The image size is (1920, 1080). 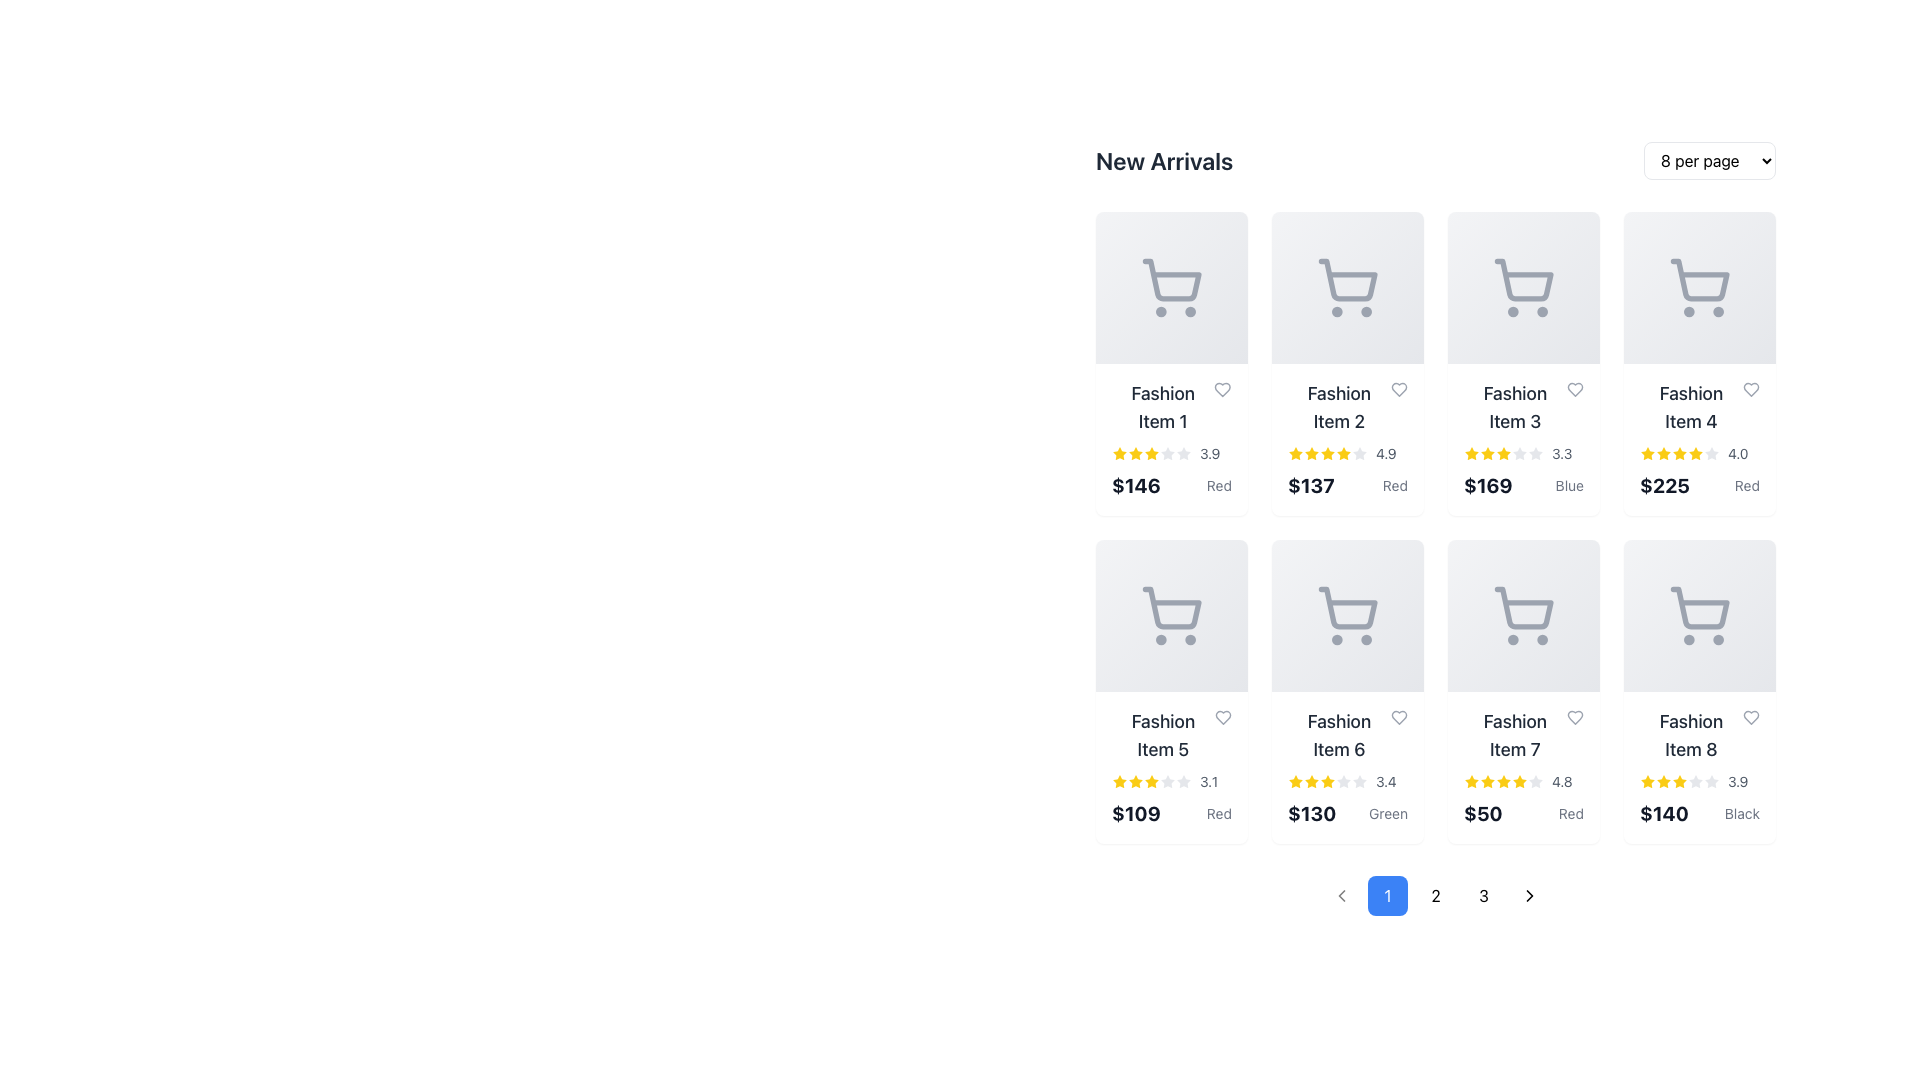 What do you see at coordinates (1118, 453) in the screenshot?
I see `the yellow rating icon located in the top-left corner of the 'New Arrivals' section, which visually represents a rating value of '3.9'` at bounding box center [1118, 453].